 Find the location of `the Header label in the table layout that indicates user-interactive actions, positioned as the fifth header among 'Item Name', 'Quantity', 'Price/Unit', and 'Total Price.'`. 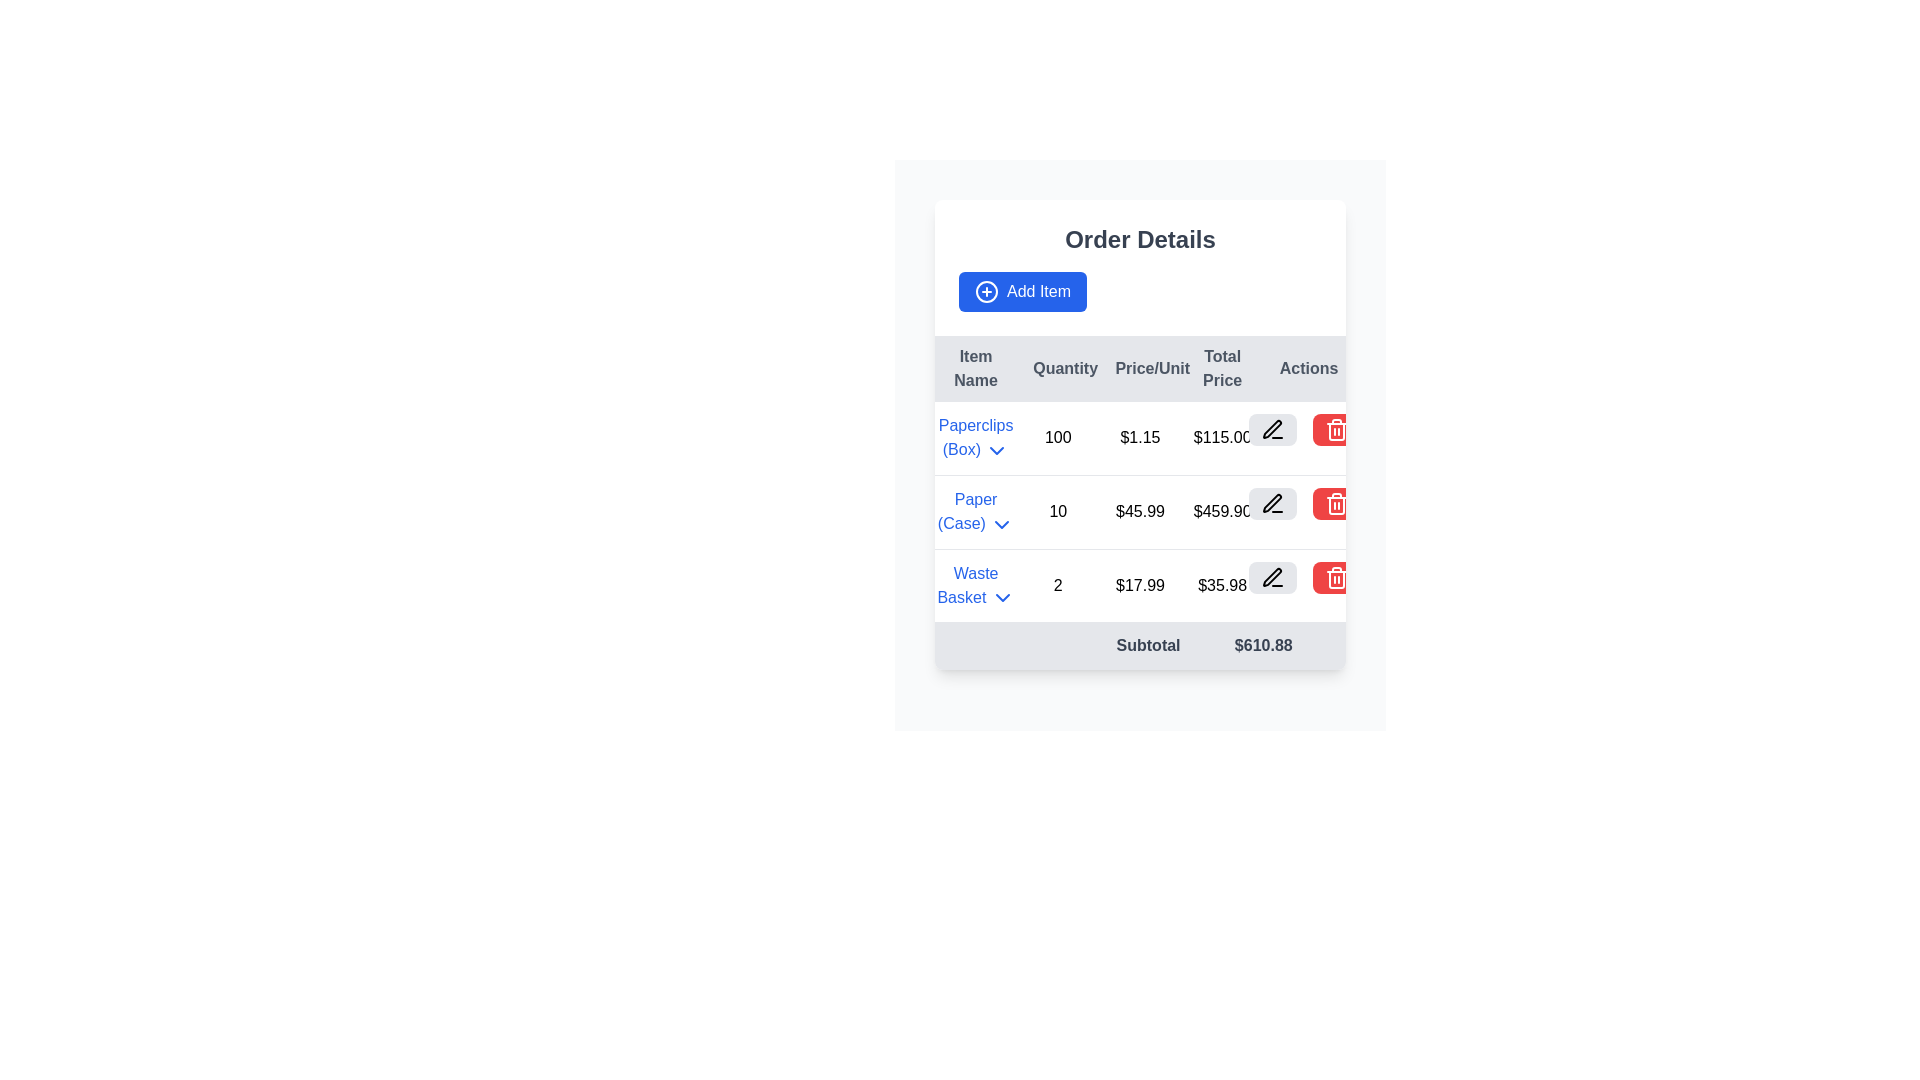

the Header label in the table layout that indicates user-interactive actions, positioned as the fifth header among 'Item Name', 'Quantity', 'Price/Unit', and 'Total Price.' is located at coordinates (1304, 369).